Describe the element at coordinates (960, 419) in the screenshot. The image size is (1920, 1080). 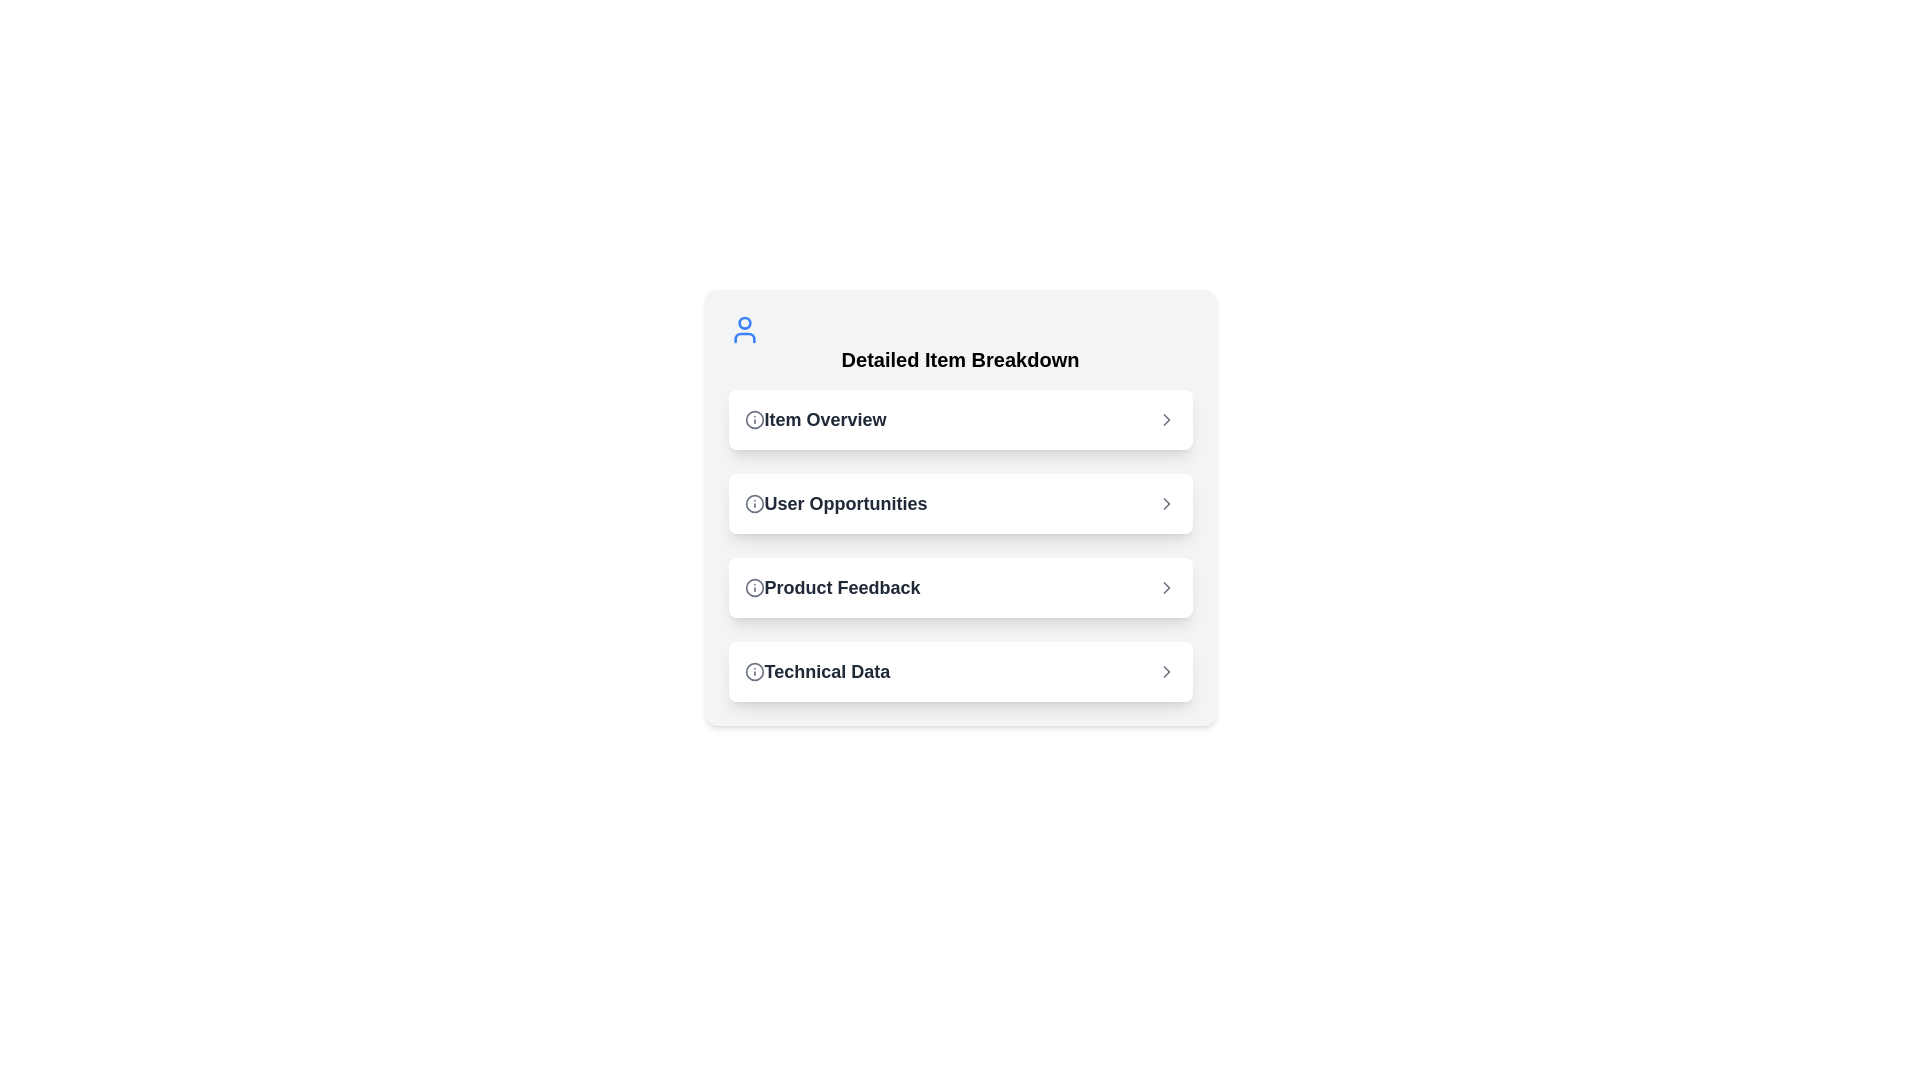
I see `the topmost button-like interactive list item` at that location.